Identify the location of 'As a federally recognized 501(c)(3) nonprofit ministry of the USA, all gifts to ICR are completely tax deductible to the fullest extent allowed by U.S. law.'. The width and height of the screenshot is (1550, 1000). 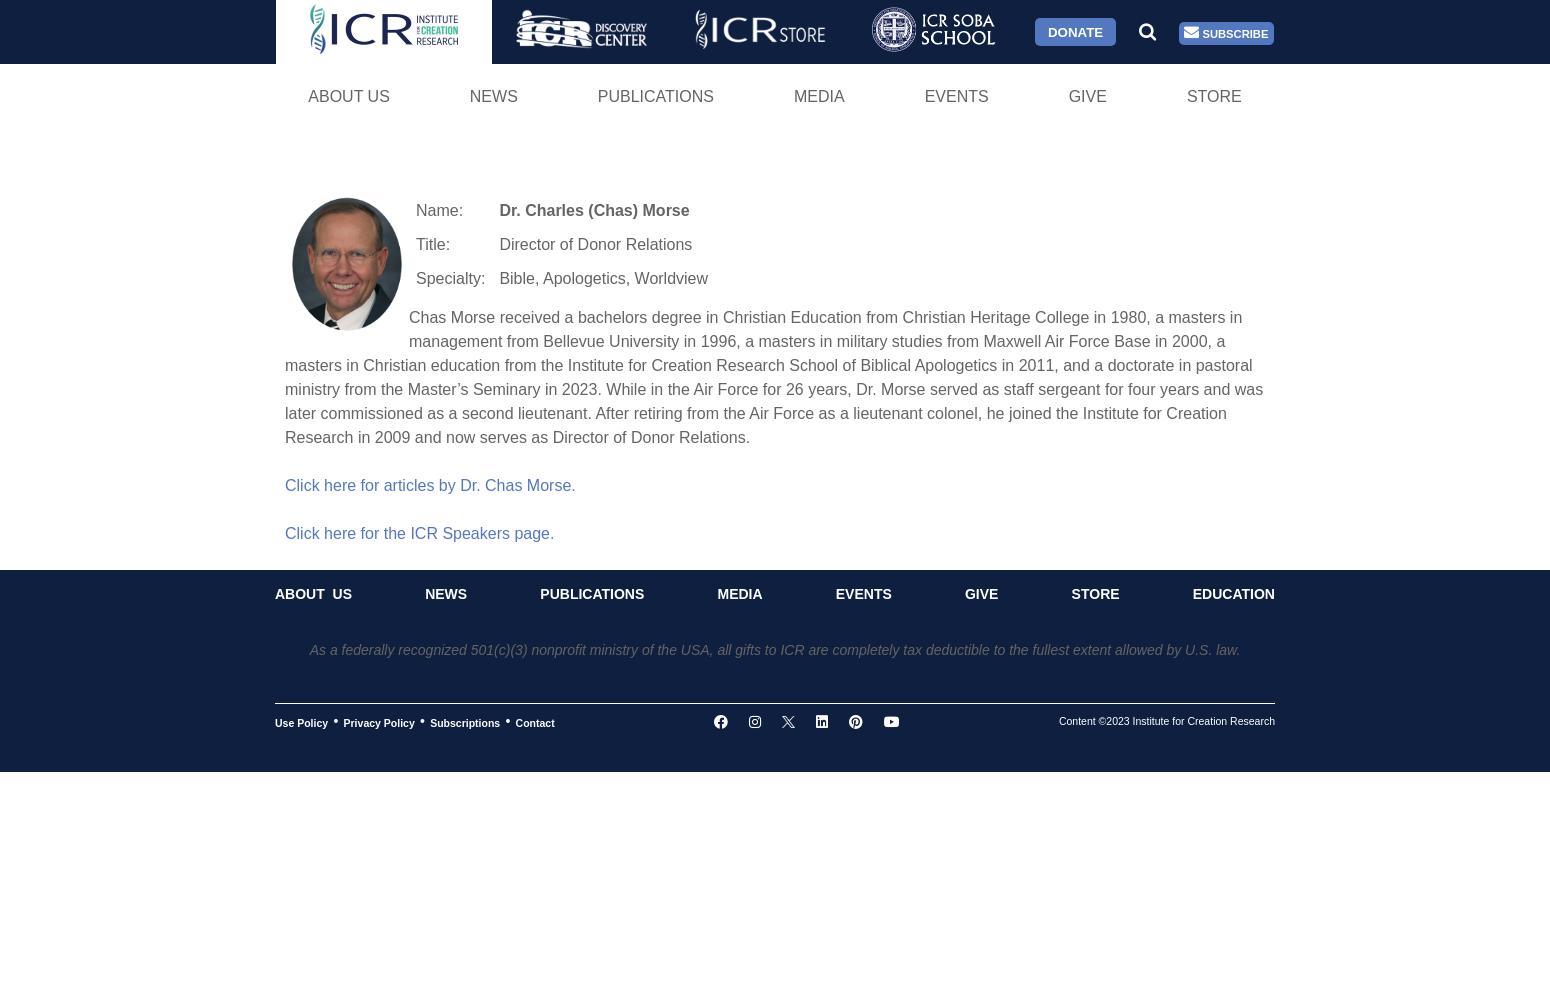
(774, 649).